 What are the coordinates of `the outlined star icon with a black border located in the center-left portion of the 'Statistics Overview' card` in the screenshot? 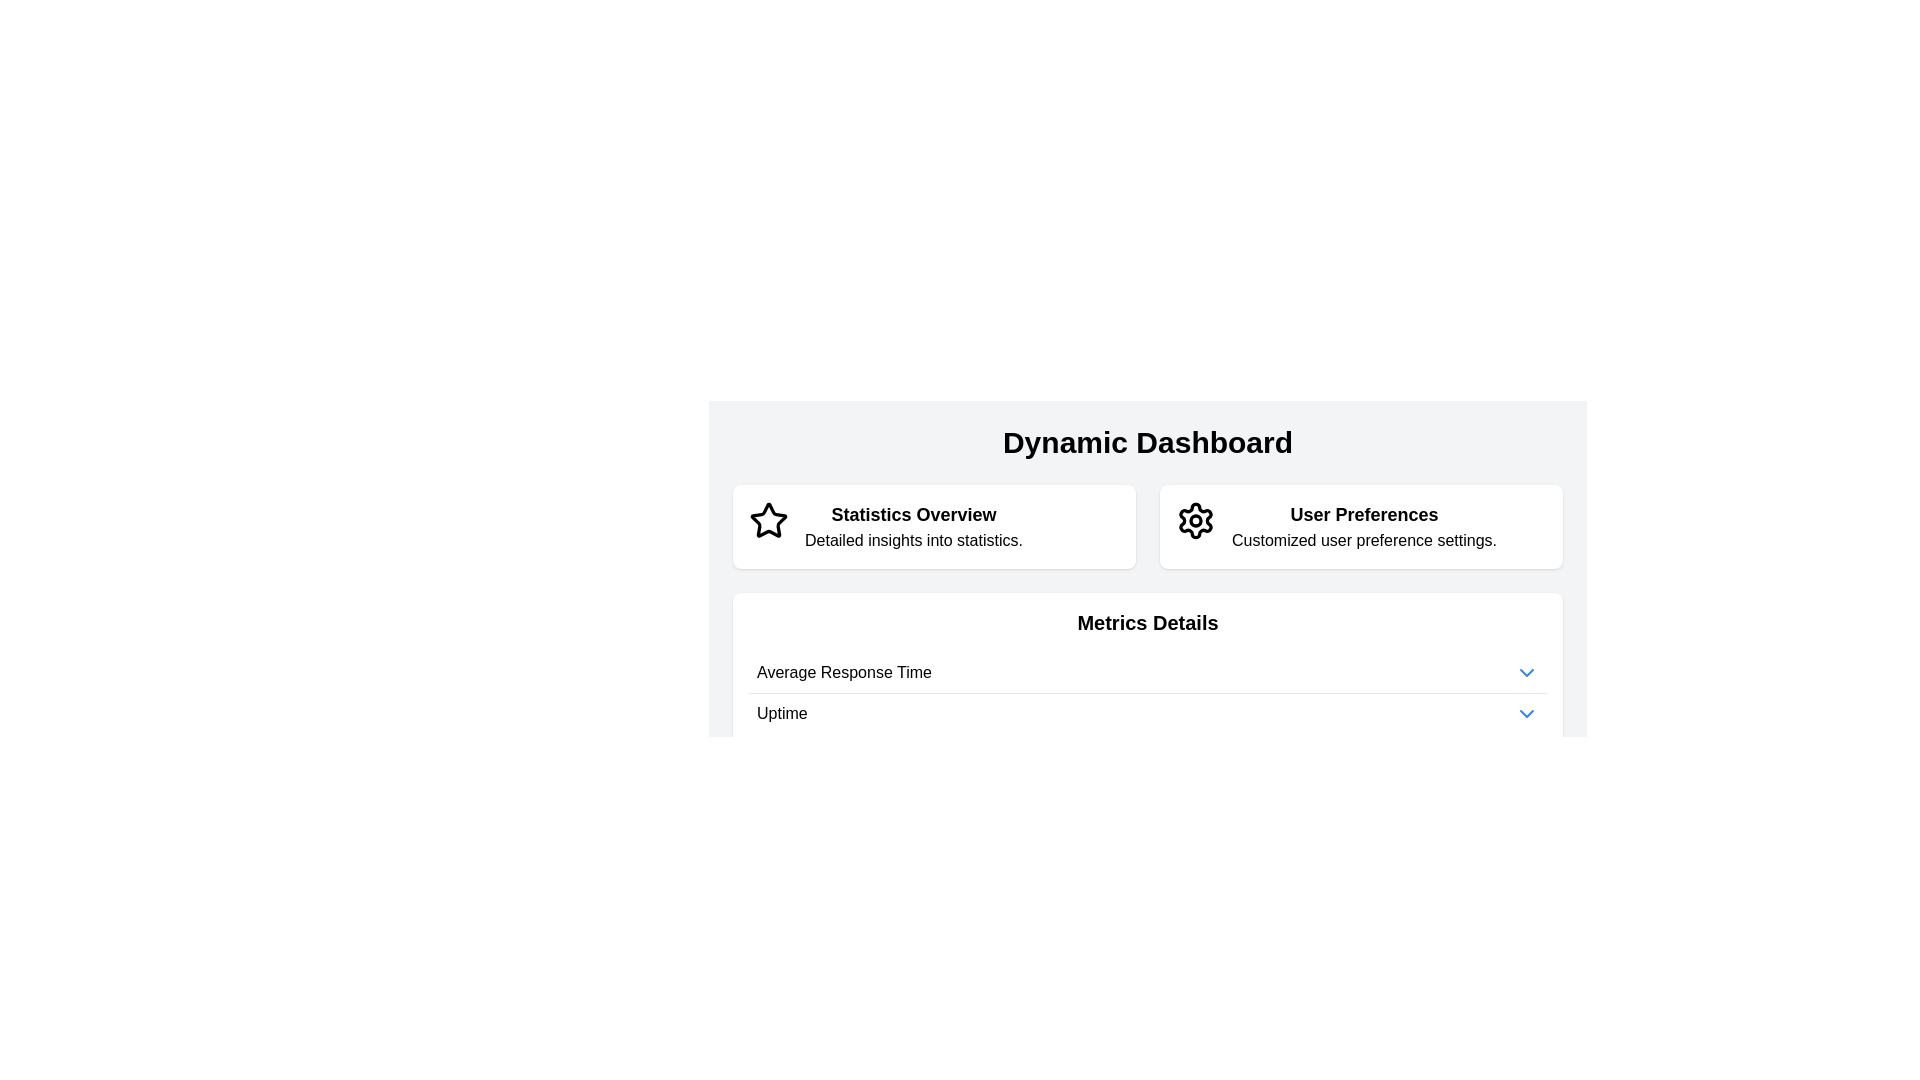 It's located at (767, 519).